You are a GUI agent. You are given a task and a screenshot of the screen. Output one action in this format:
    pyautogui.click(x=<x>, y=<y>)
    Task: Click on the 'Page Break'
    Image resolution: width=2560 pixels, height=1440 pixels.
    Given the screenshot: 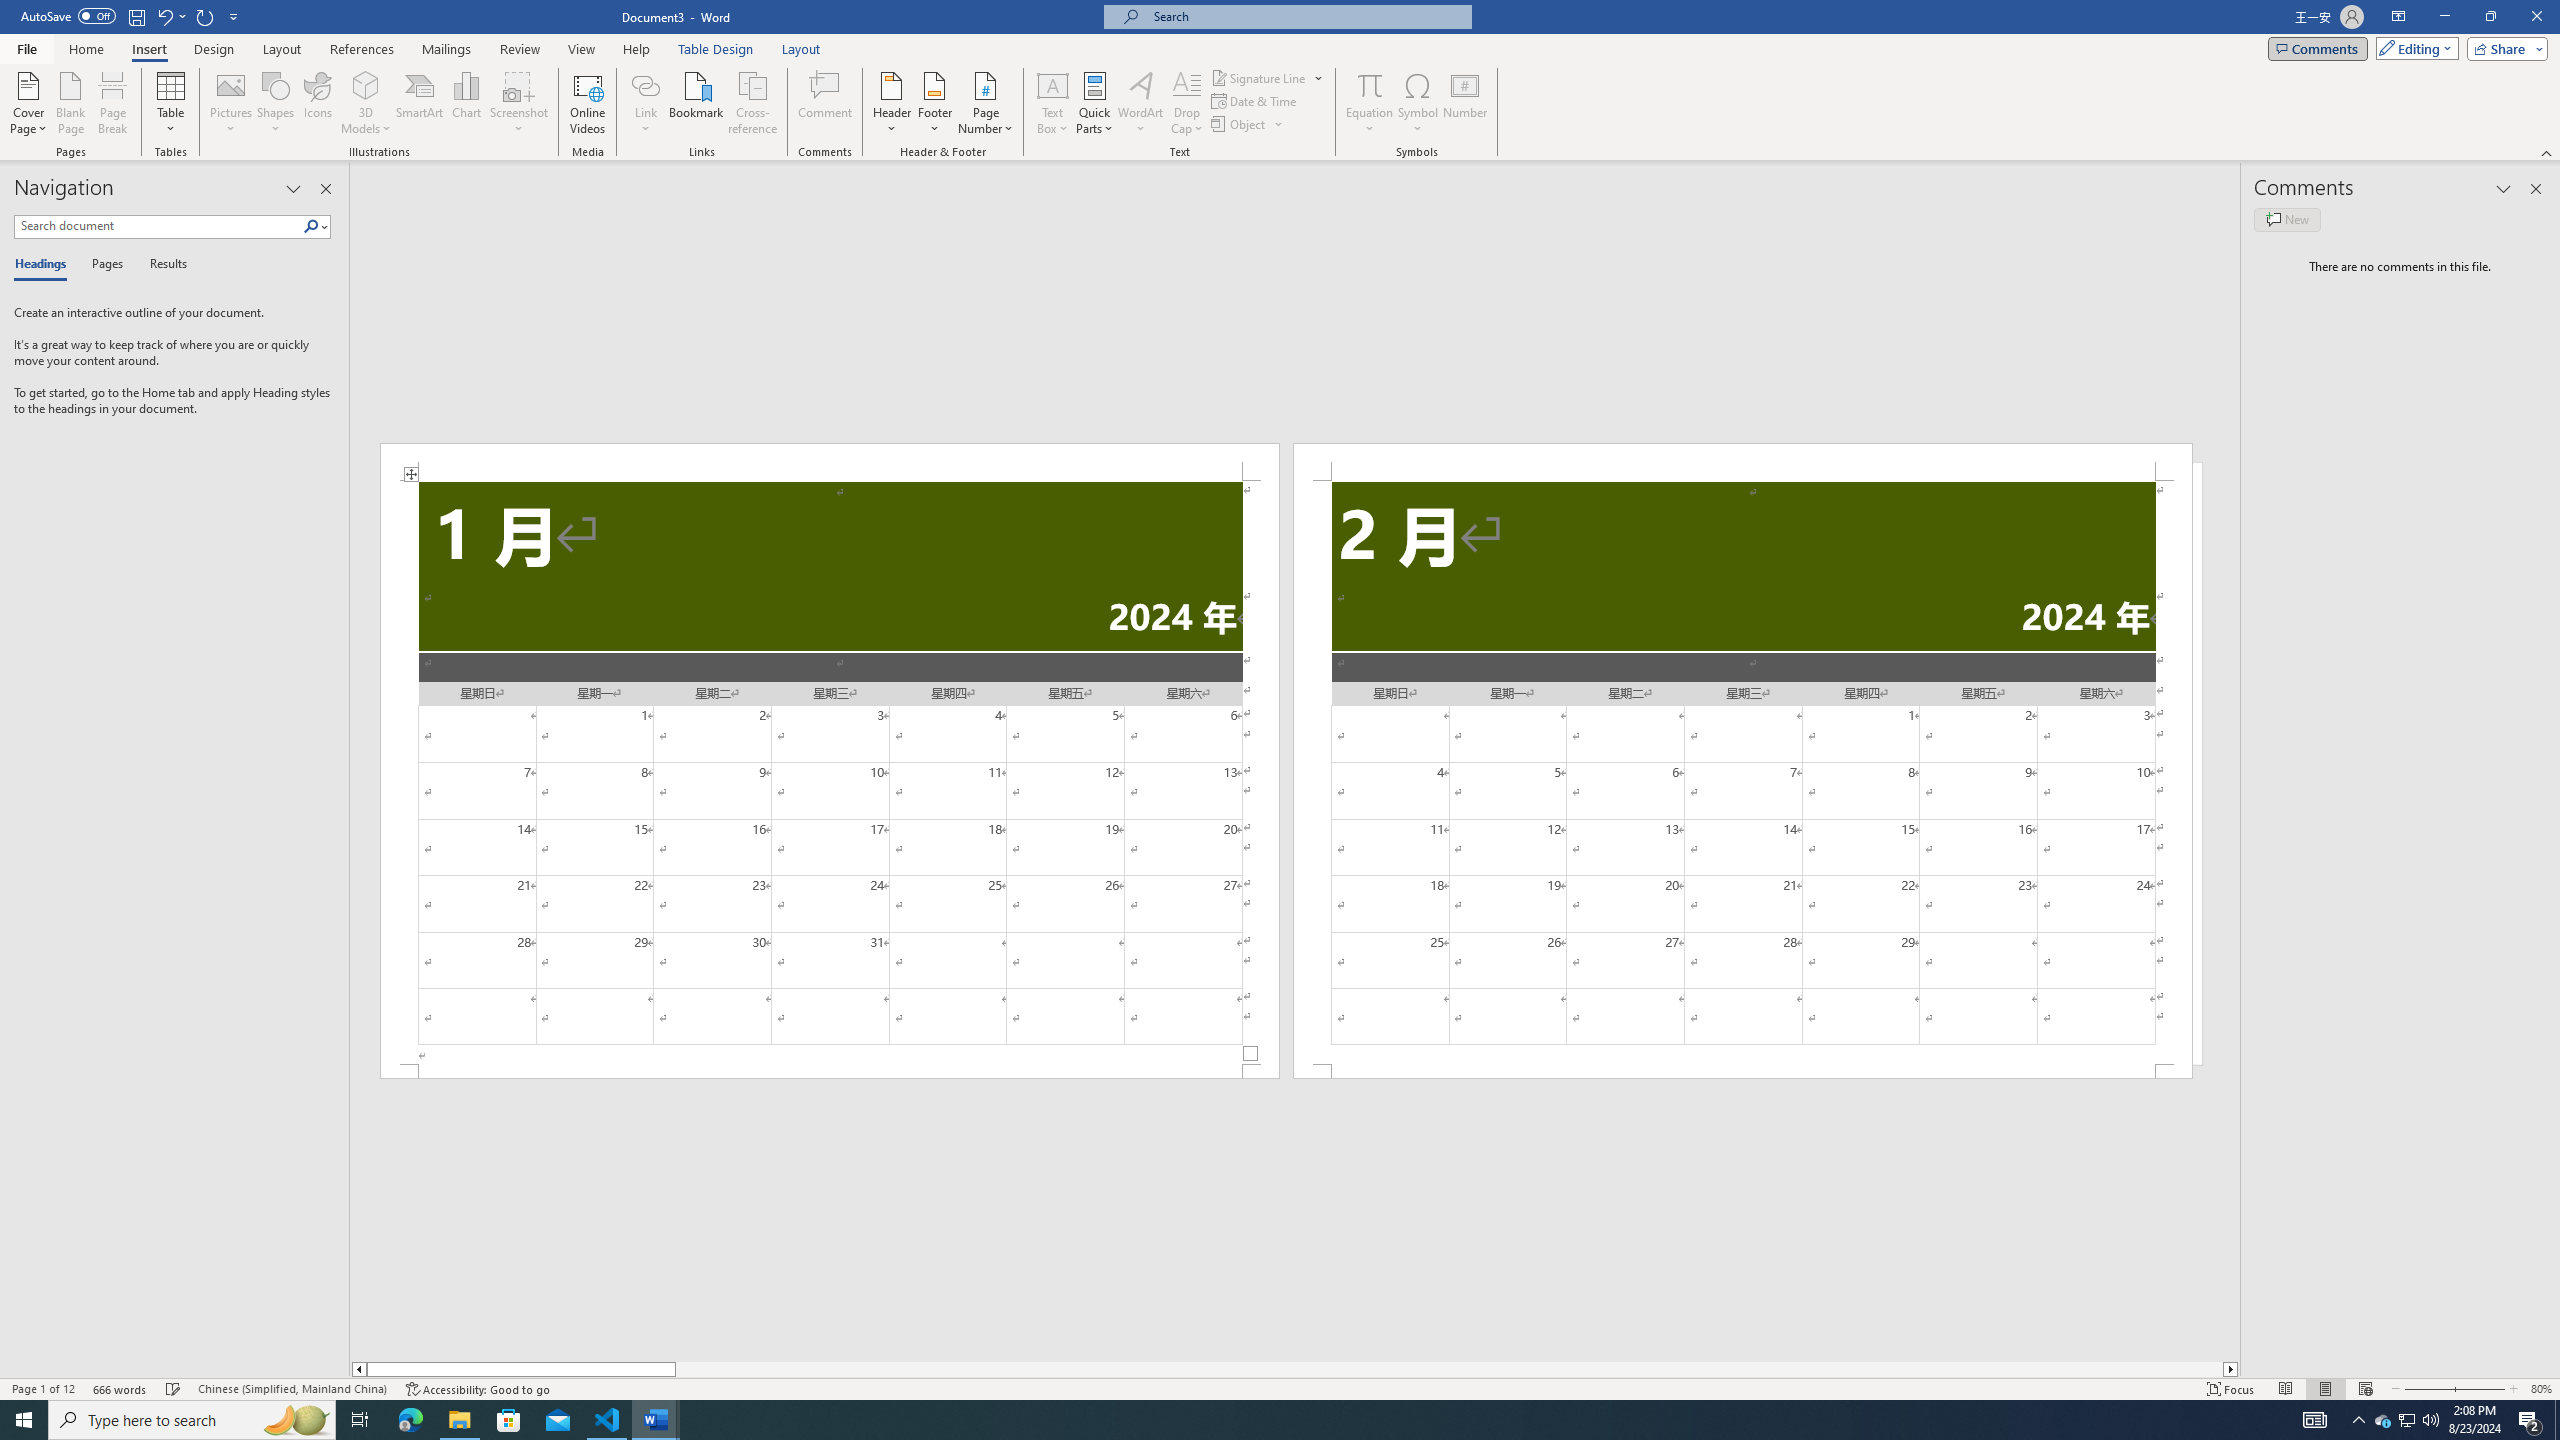 What is the action you would take?
    pyautogui.click(x=111, y=103)
    